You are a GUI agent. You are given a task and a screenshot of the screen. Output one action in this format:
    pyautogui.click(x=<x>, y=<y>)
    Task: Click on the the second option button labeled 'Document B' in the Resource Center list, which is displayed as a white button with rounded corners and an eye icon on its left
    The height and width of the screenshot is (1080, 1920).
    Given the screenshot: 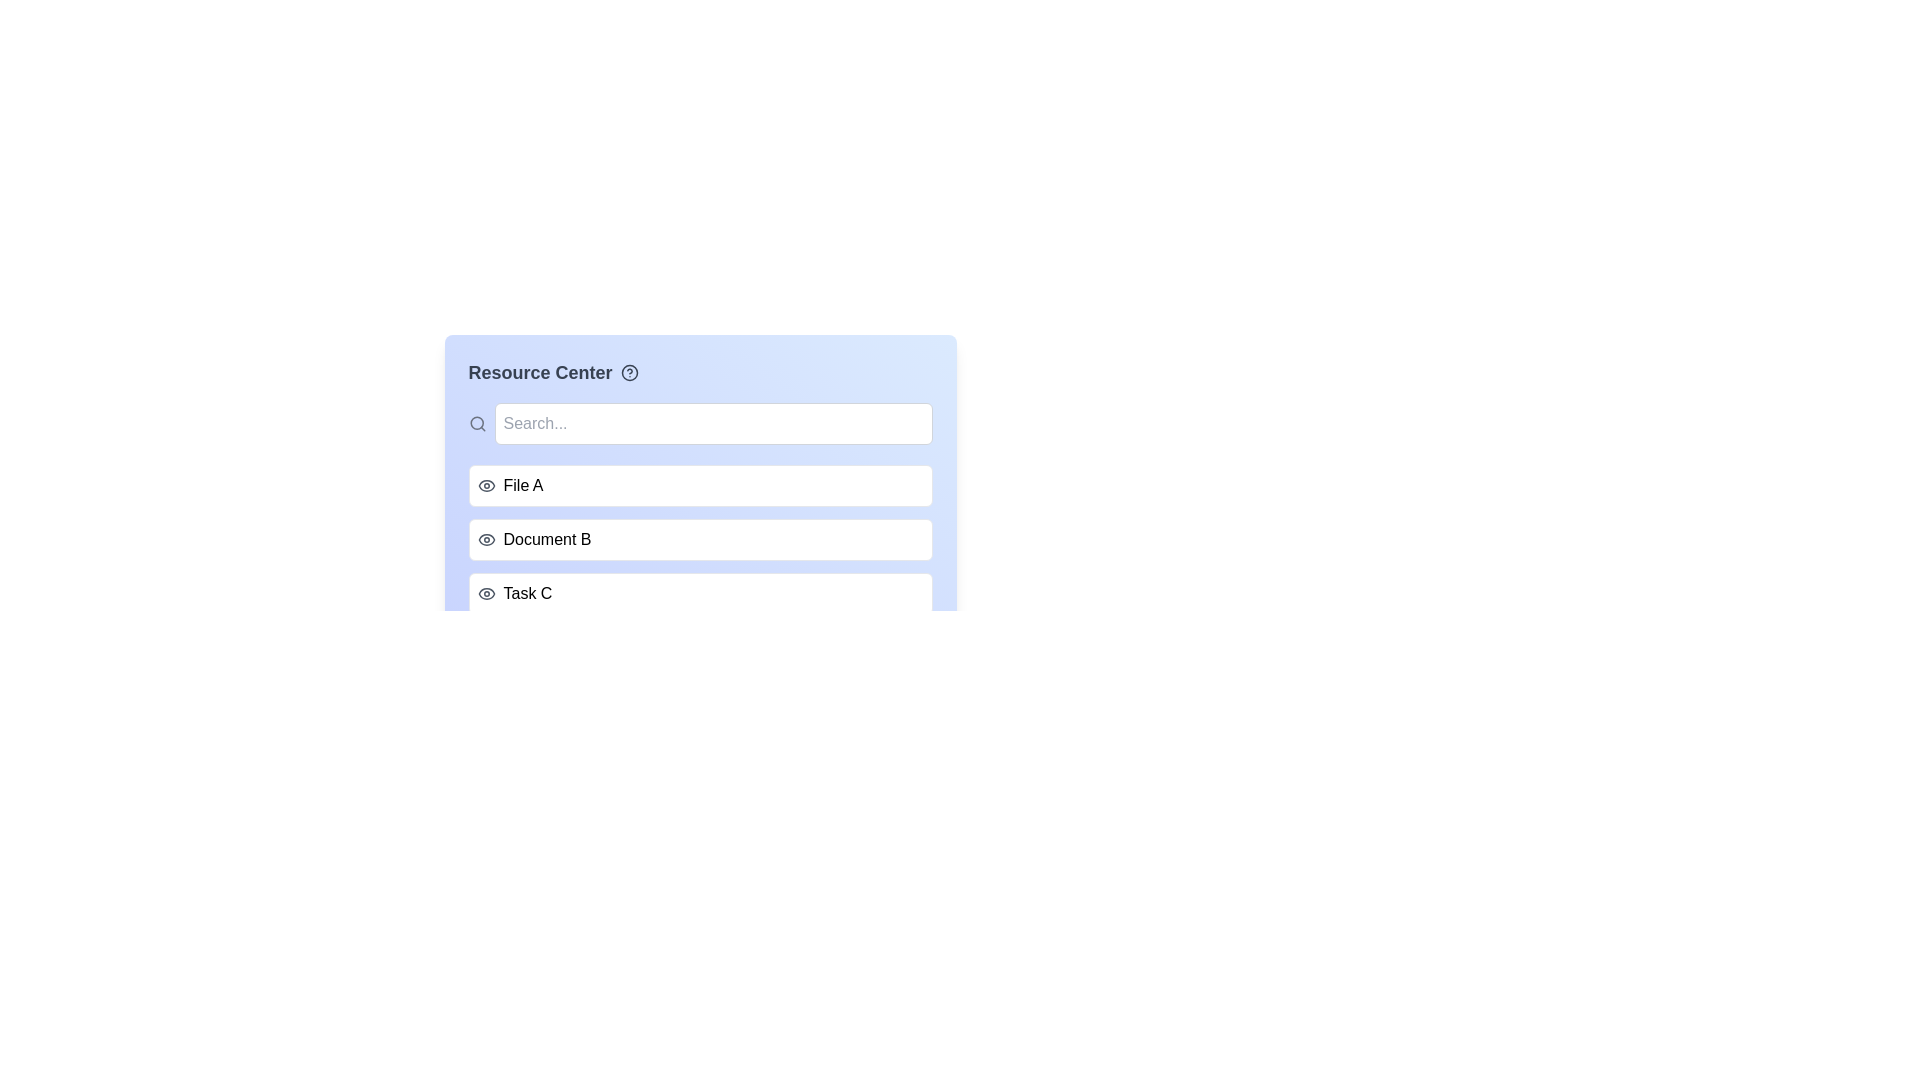 What is the action you would take?
    pyautogui.click(x=700, y=515)
    